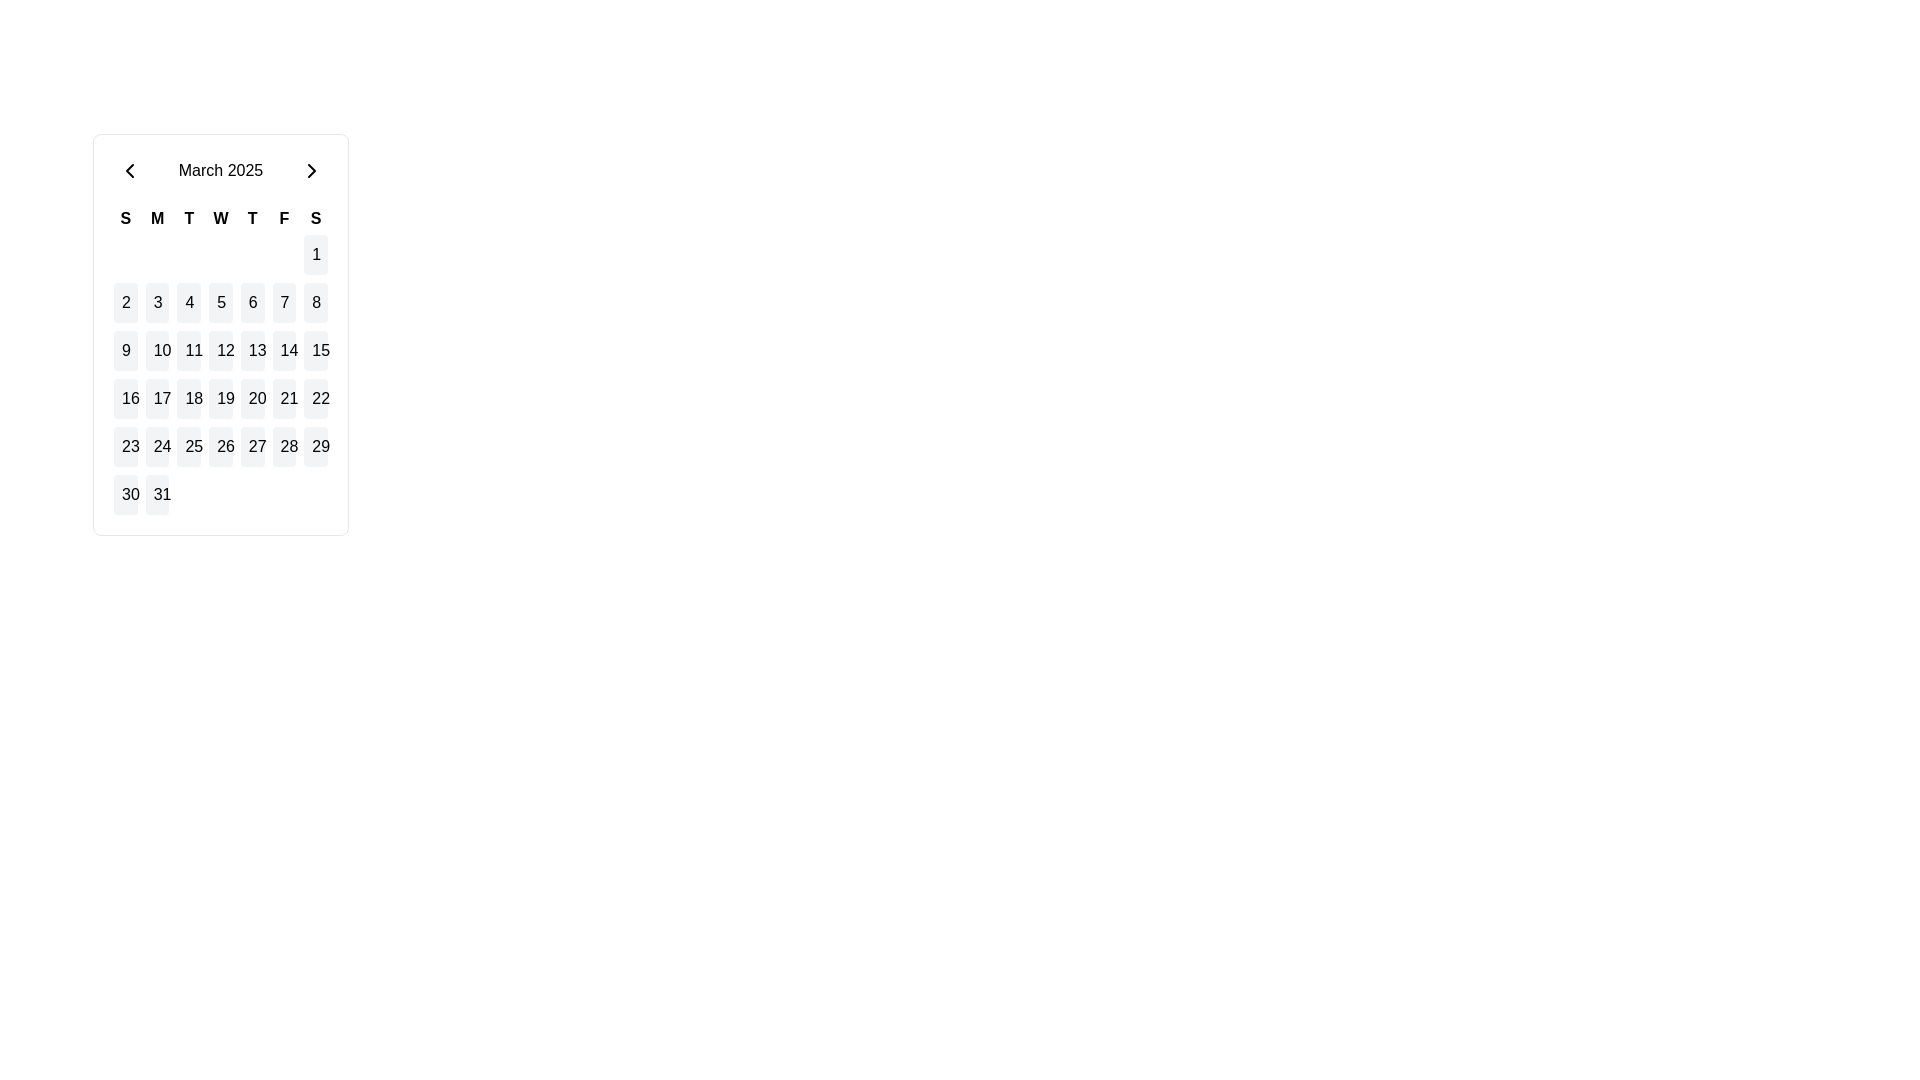 This screenshot has height=1080, width=1920. I want to click on the interactive calendar day button for the 9th day of the month, located in the second week of the Sunday column, so click(124, 350).